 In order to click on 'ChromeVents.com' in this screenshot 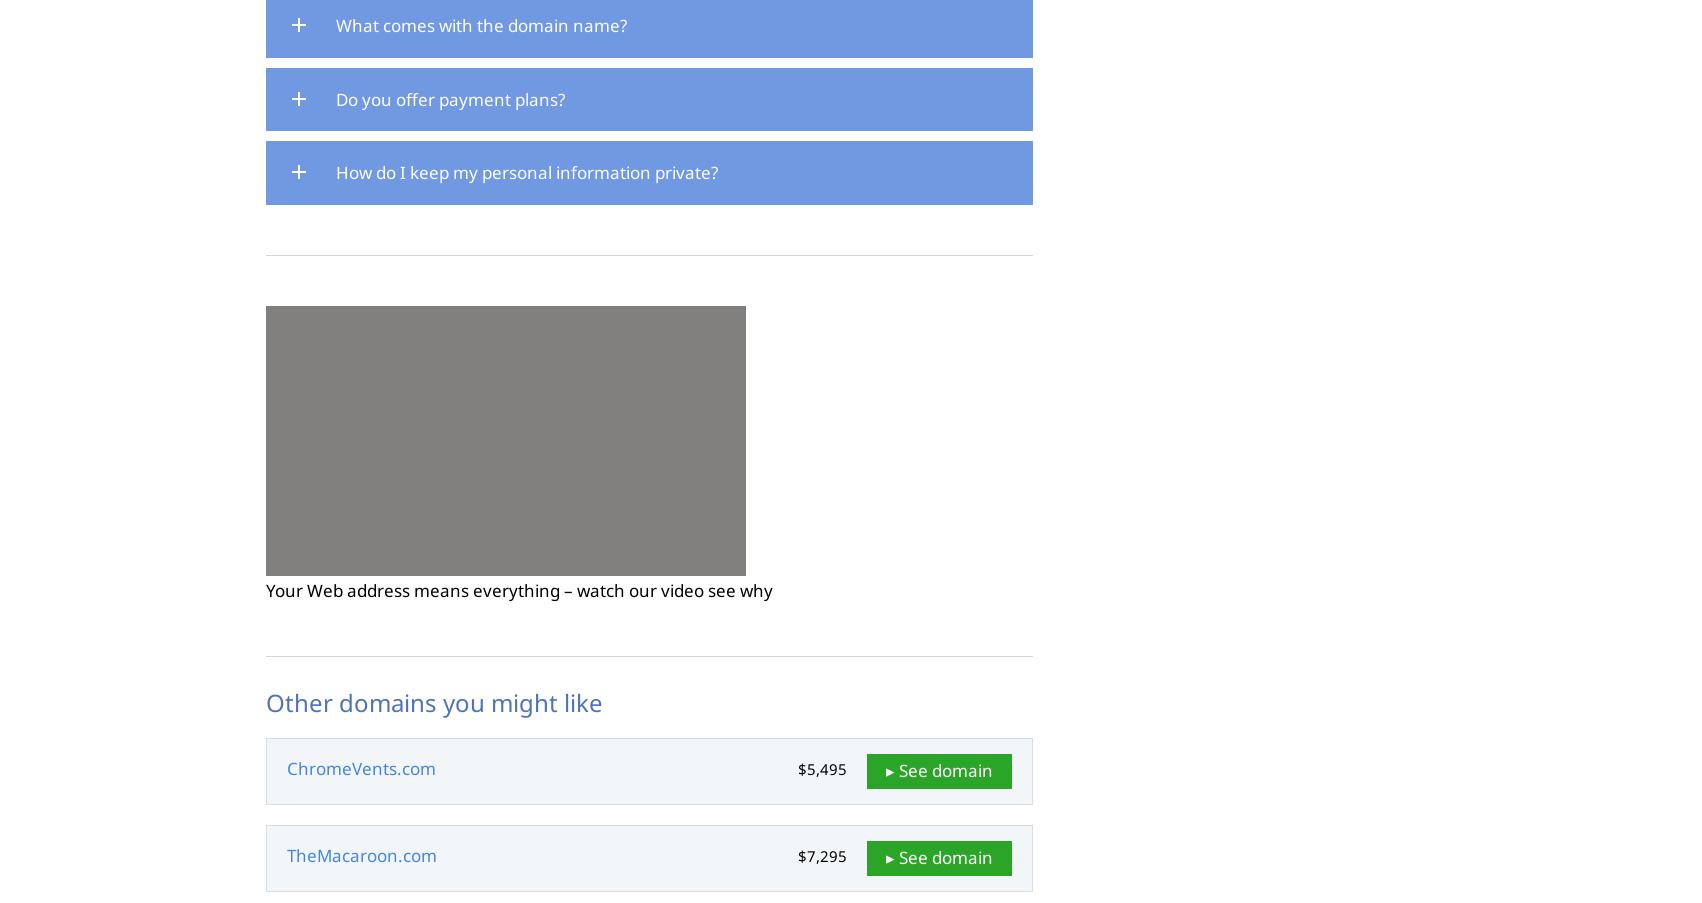, I will do `click(361, 768)`.